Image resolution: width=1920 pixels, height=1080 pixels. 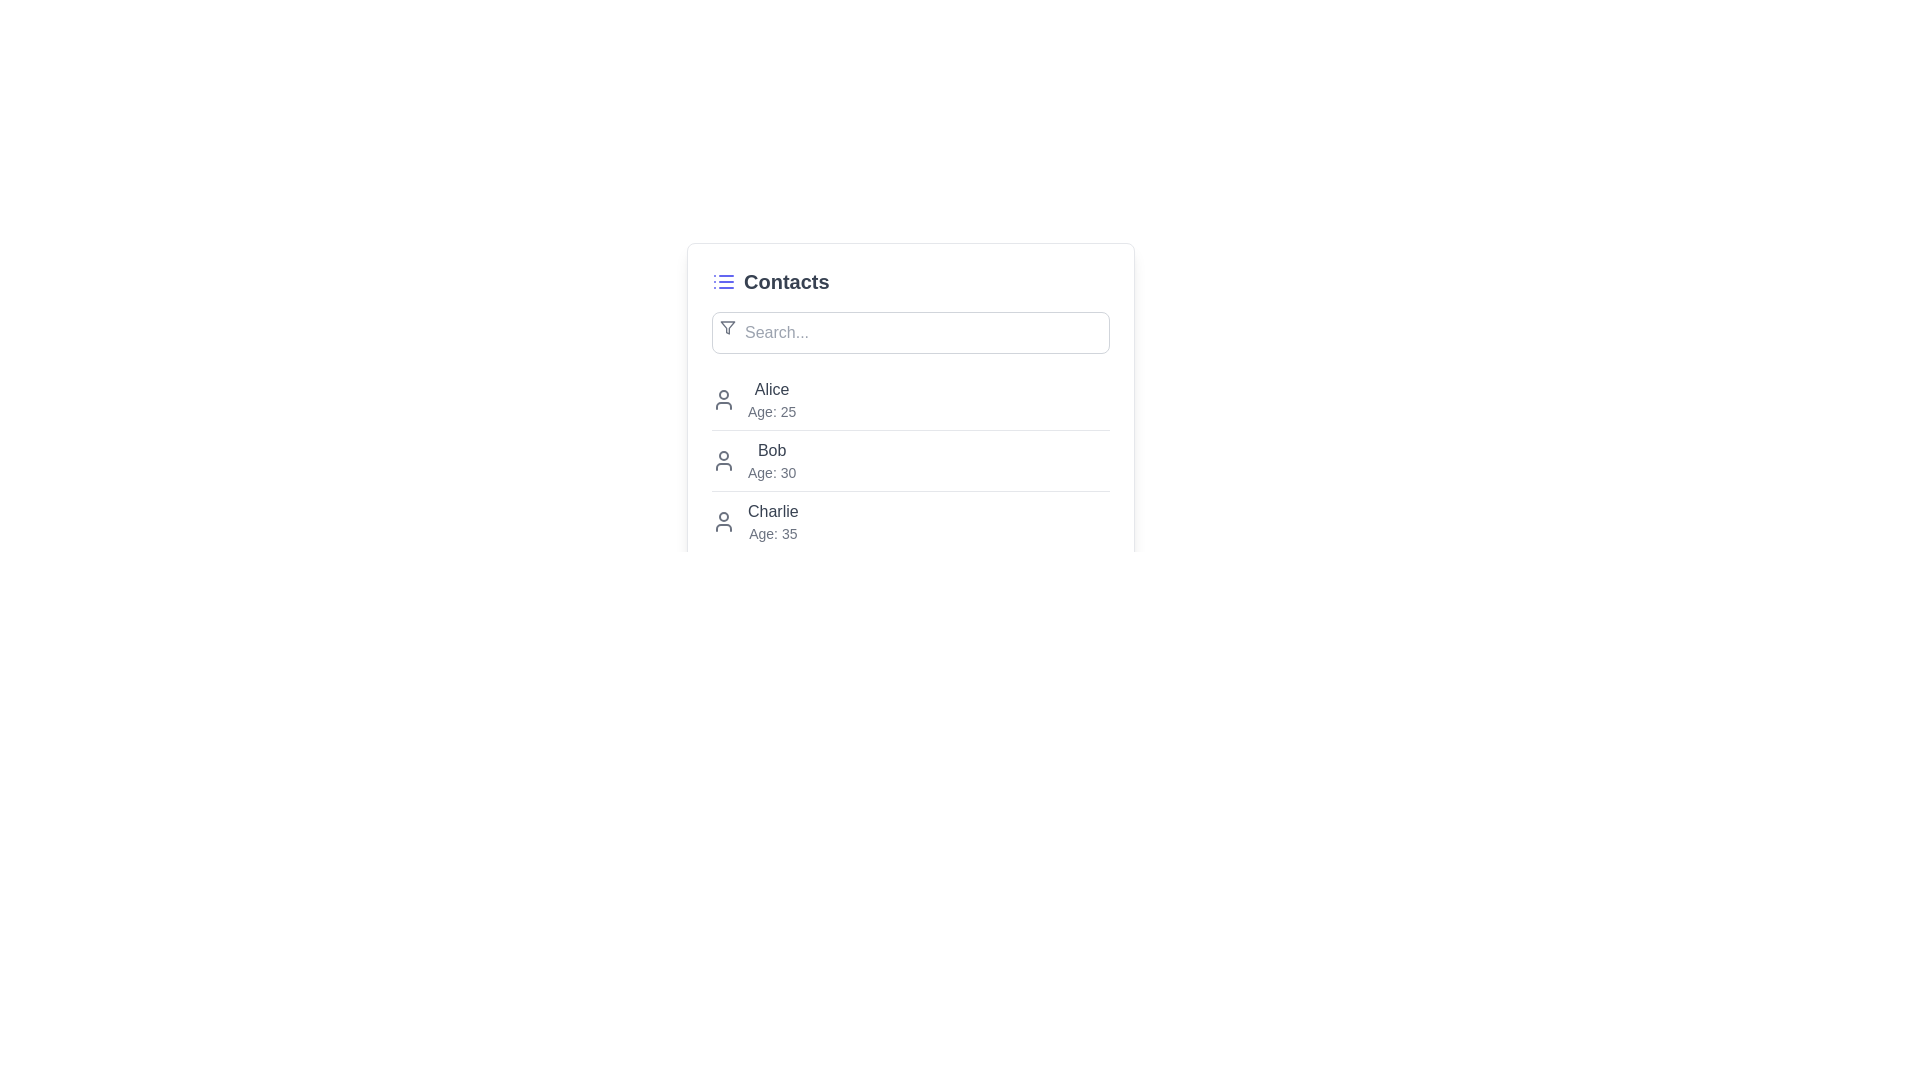 I want to click on the user icon symbol located to the immediate left of the text displaying 'Charlie' and 'Age: 35' in the contact list for further actions, so click(x=723, y=520).